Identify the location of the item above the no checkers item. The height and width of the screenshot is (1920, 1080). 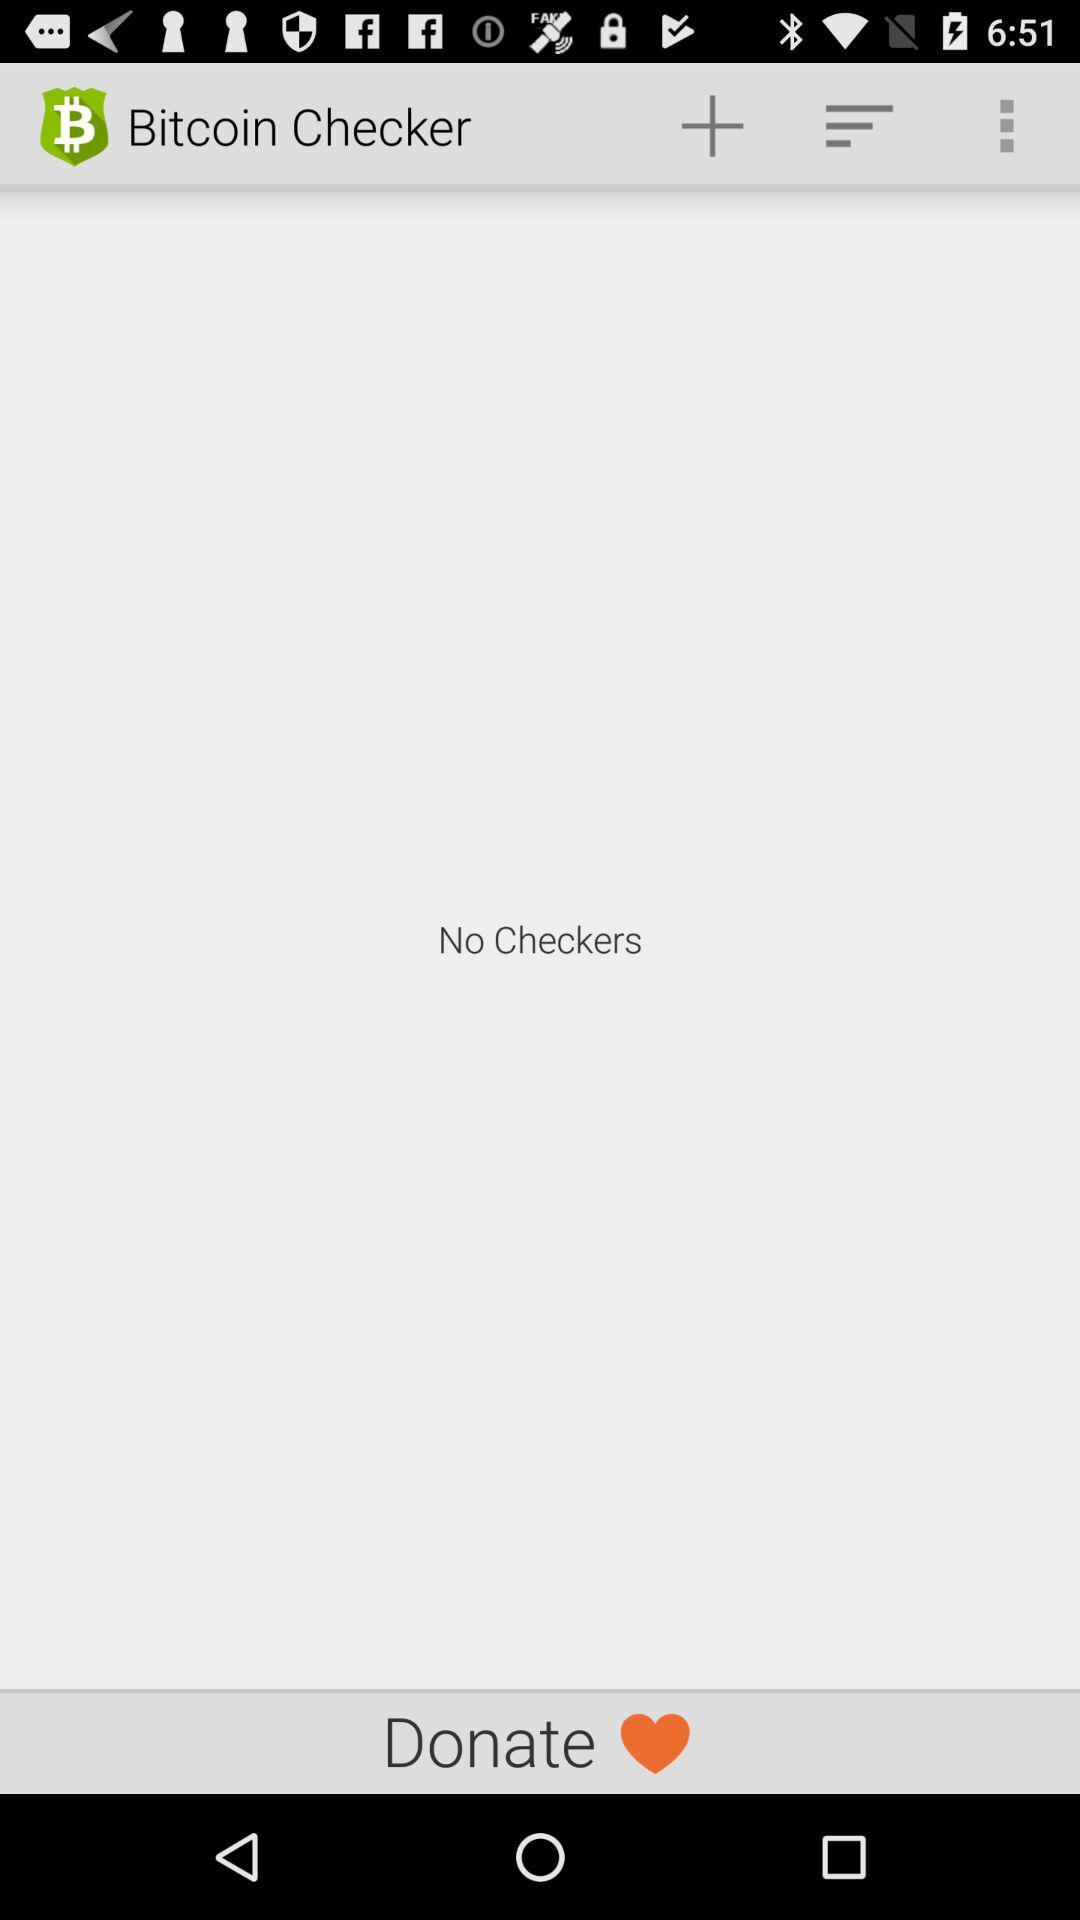
(711, 124).